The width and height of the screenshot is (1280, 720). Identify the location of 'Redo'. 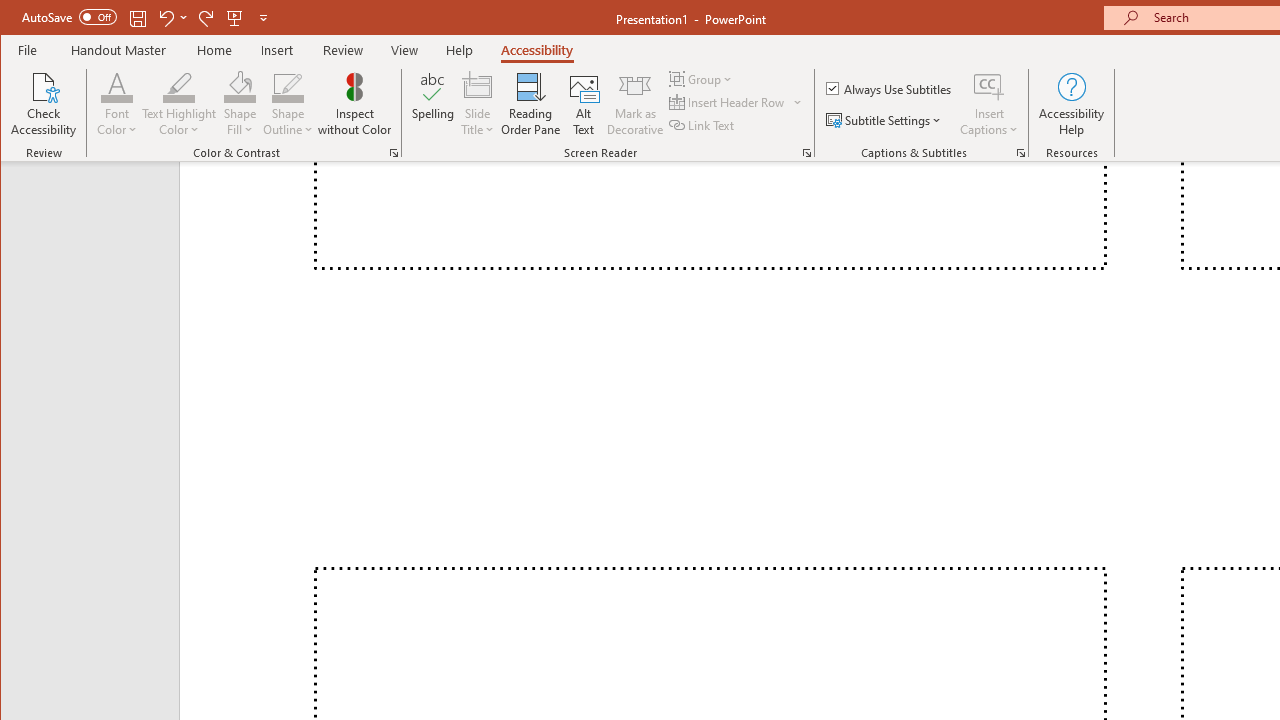
(206, 17).